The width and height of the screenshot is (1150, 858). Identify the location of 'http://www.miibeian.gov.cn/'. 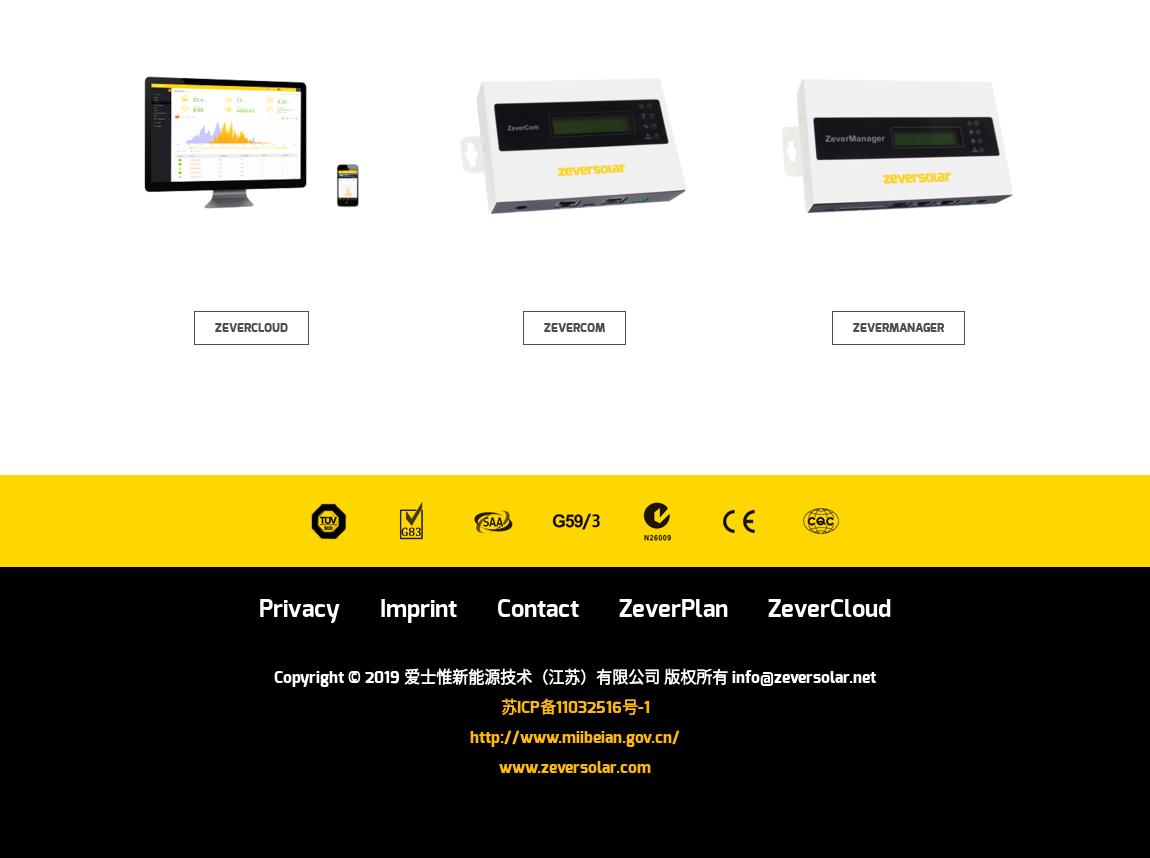
(575, 736).